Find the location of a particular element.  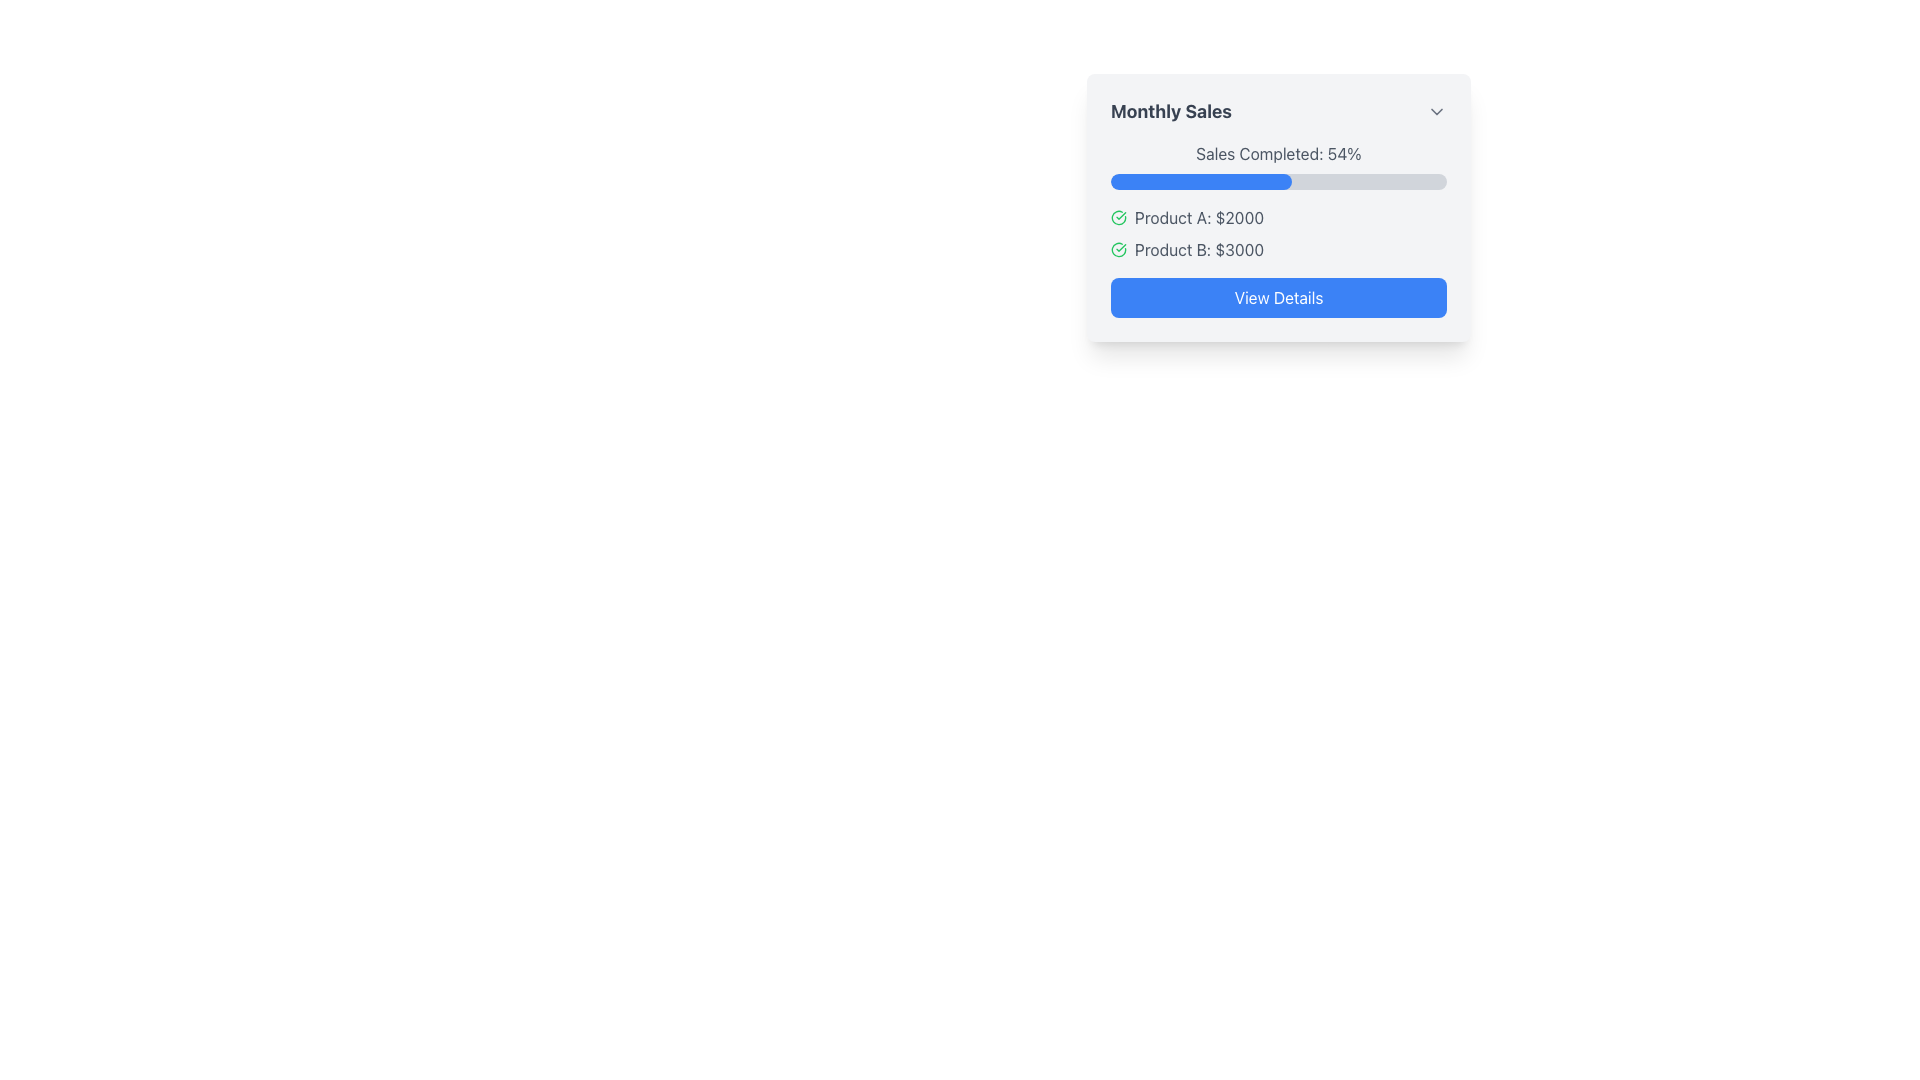

the text label displaying 'Product A' and its price '$2000' located in the second row of the product list under the 'Monthly Sales' section is located at coordinates (1199, 218).